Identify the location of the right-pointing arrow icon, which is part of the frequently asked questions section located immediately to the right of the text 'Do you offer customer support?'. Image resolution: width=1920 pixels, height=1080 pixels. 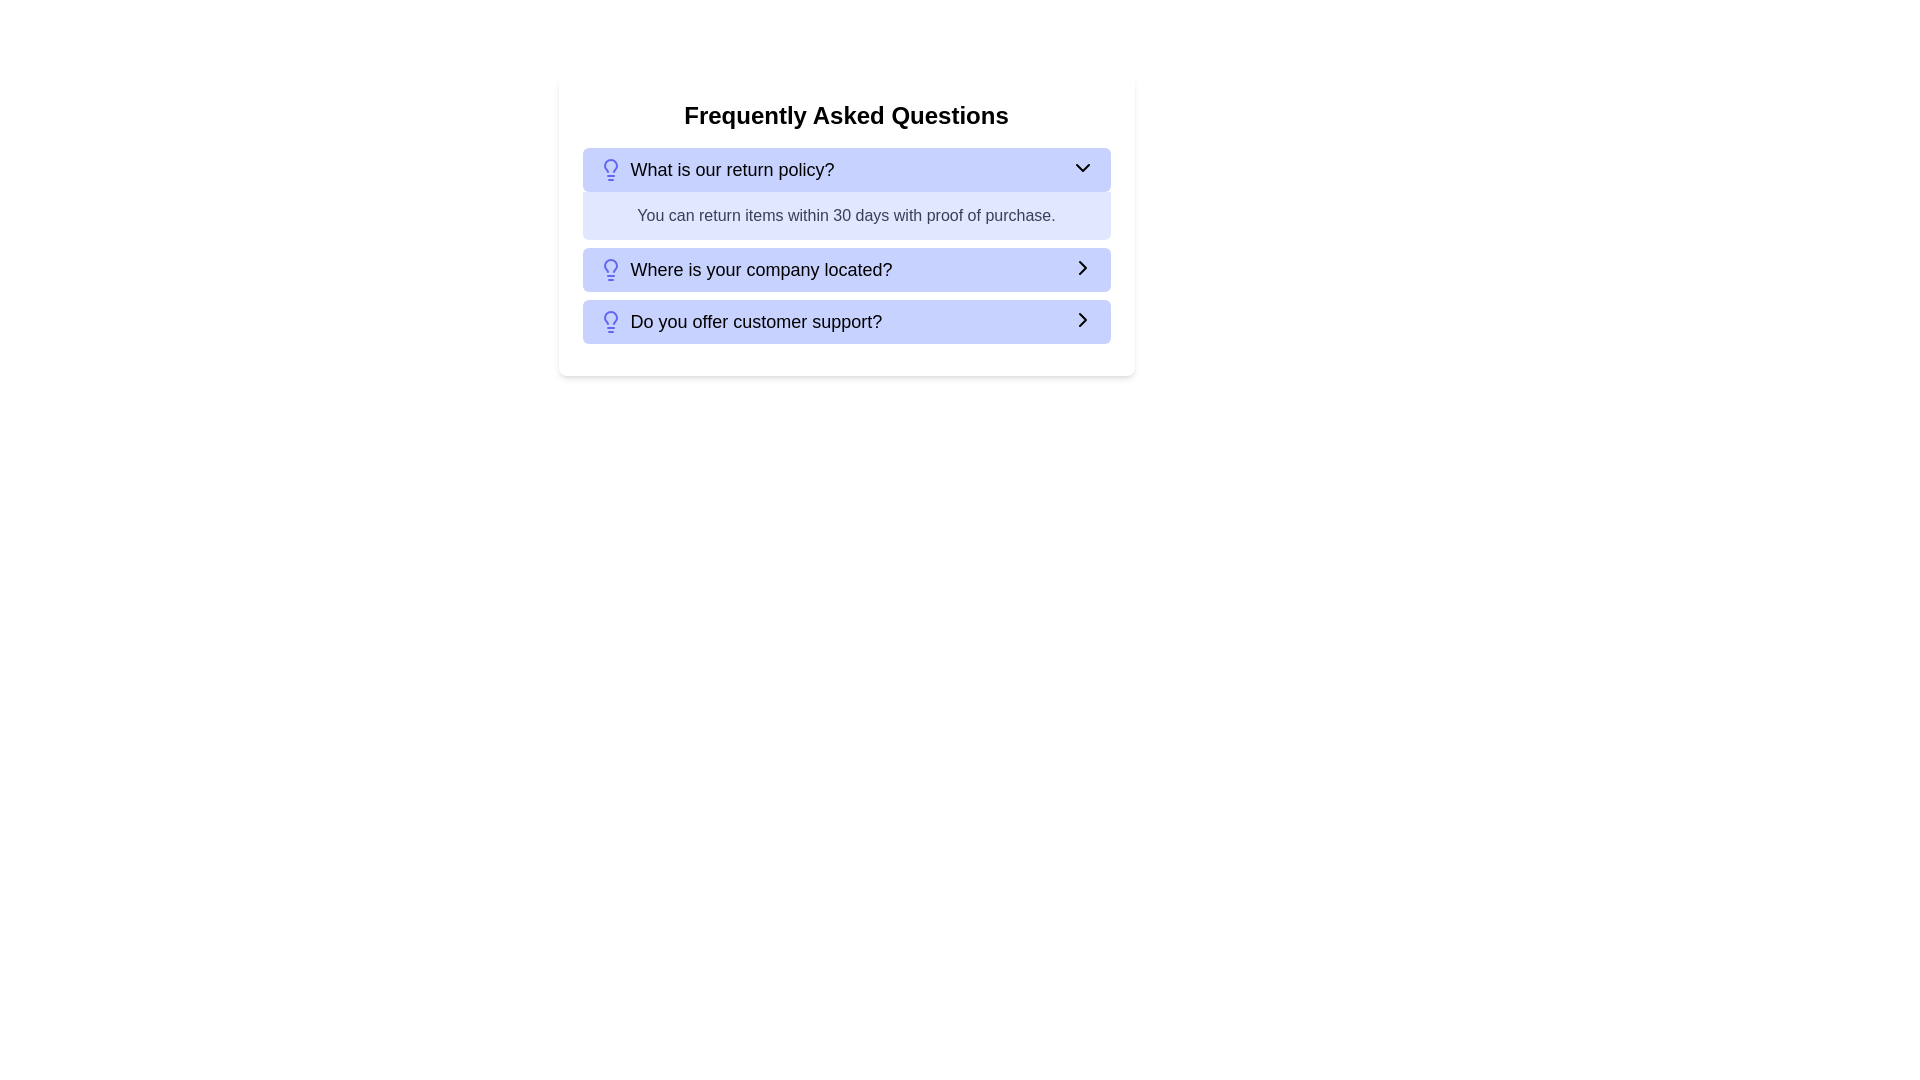
(1081, 319).